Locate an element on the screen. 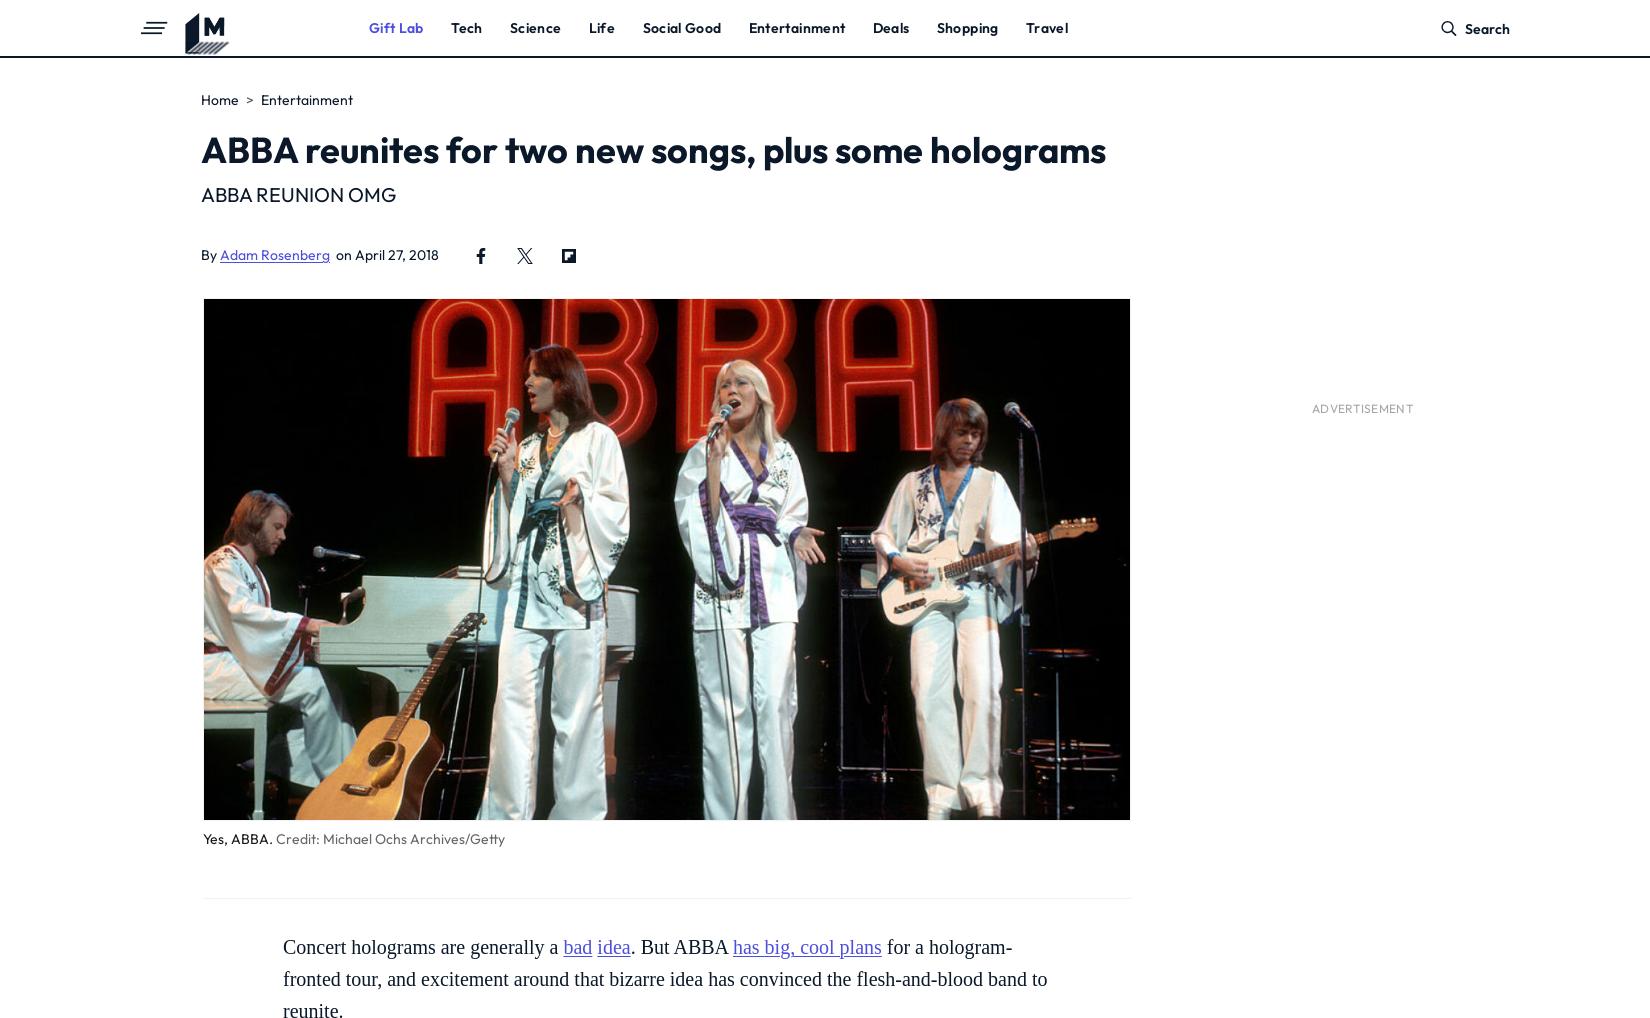  'April 27, 2018' is located at coordinates (396, 254).